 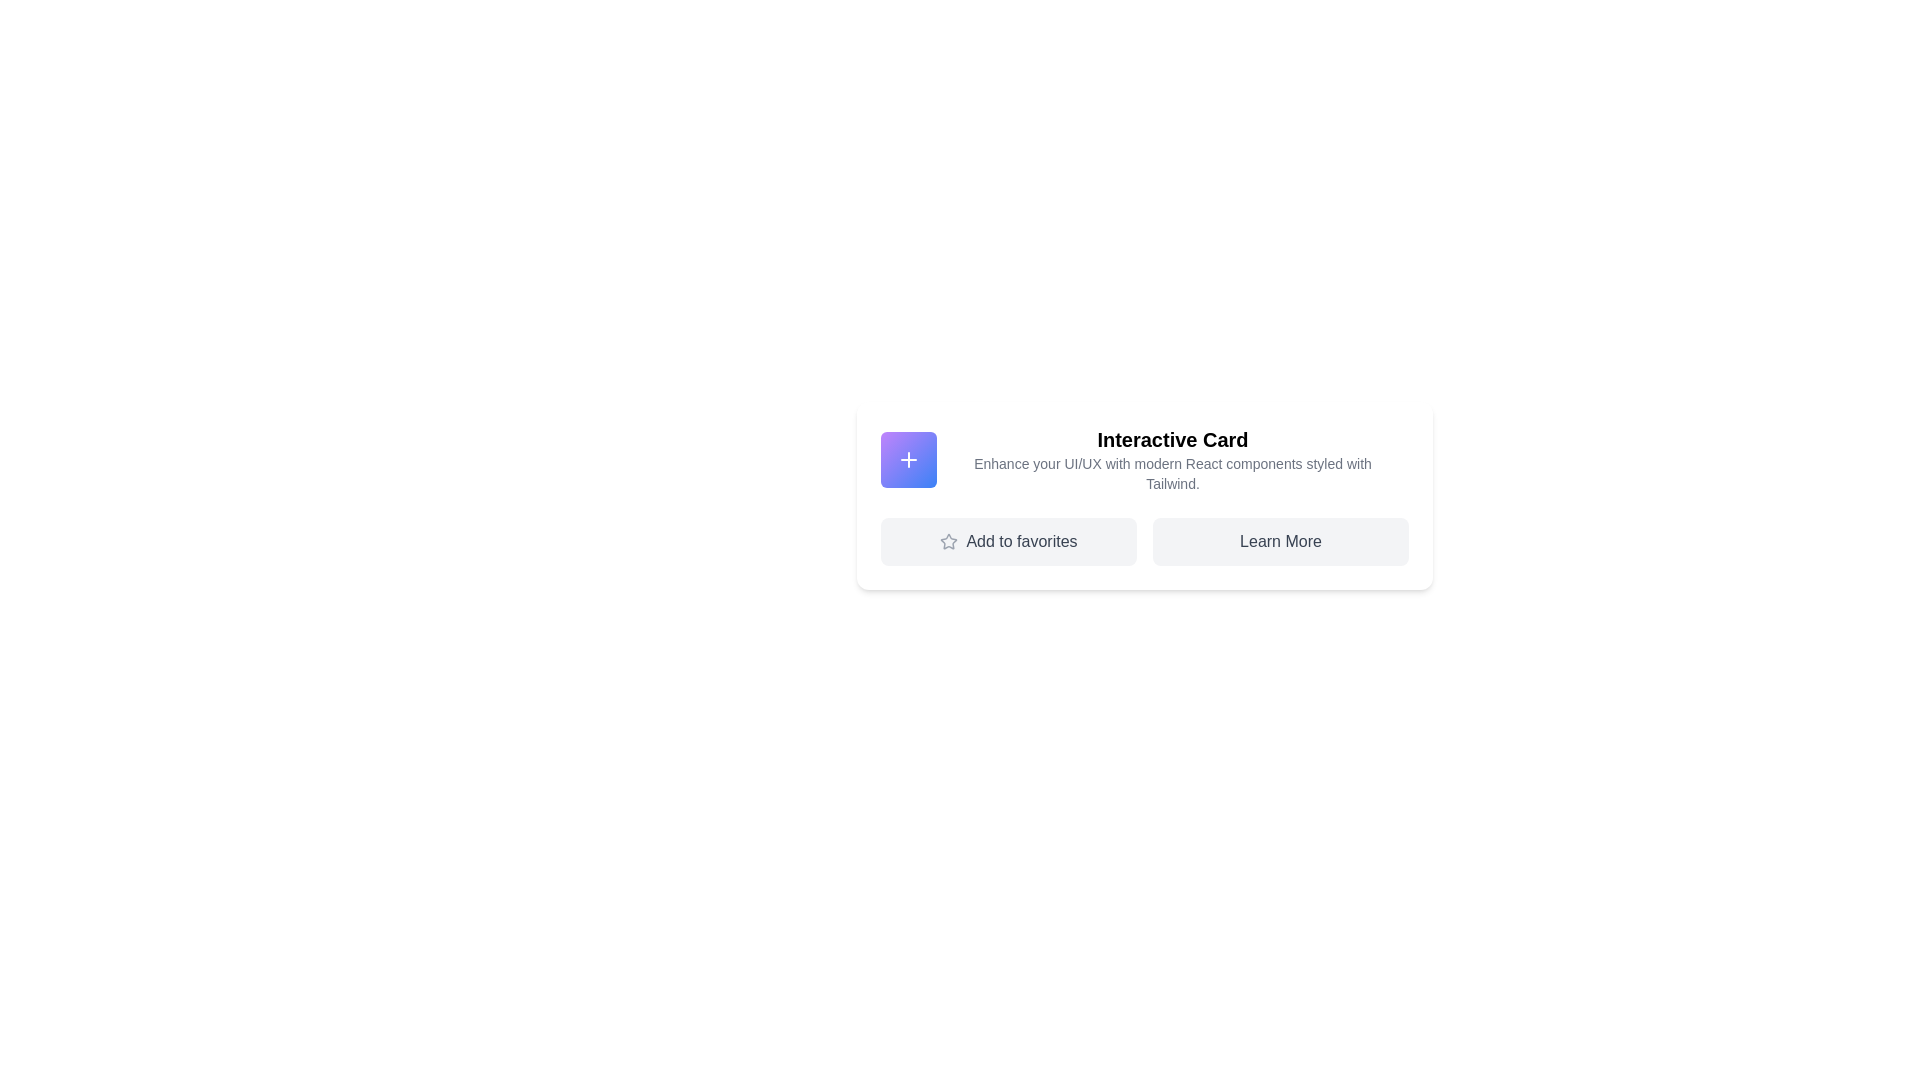 I want to click on the 'Add to favorites' button, which is a light gray rectangular button with rounded corners, containing a gray star icon and the text 'Add to favorites', positioned as the leftmost button in a two-column grid layout, so click(x=1008, y=542).